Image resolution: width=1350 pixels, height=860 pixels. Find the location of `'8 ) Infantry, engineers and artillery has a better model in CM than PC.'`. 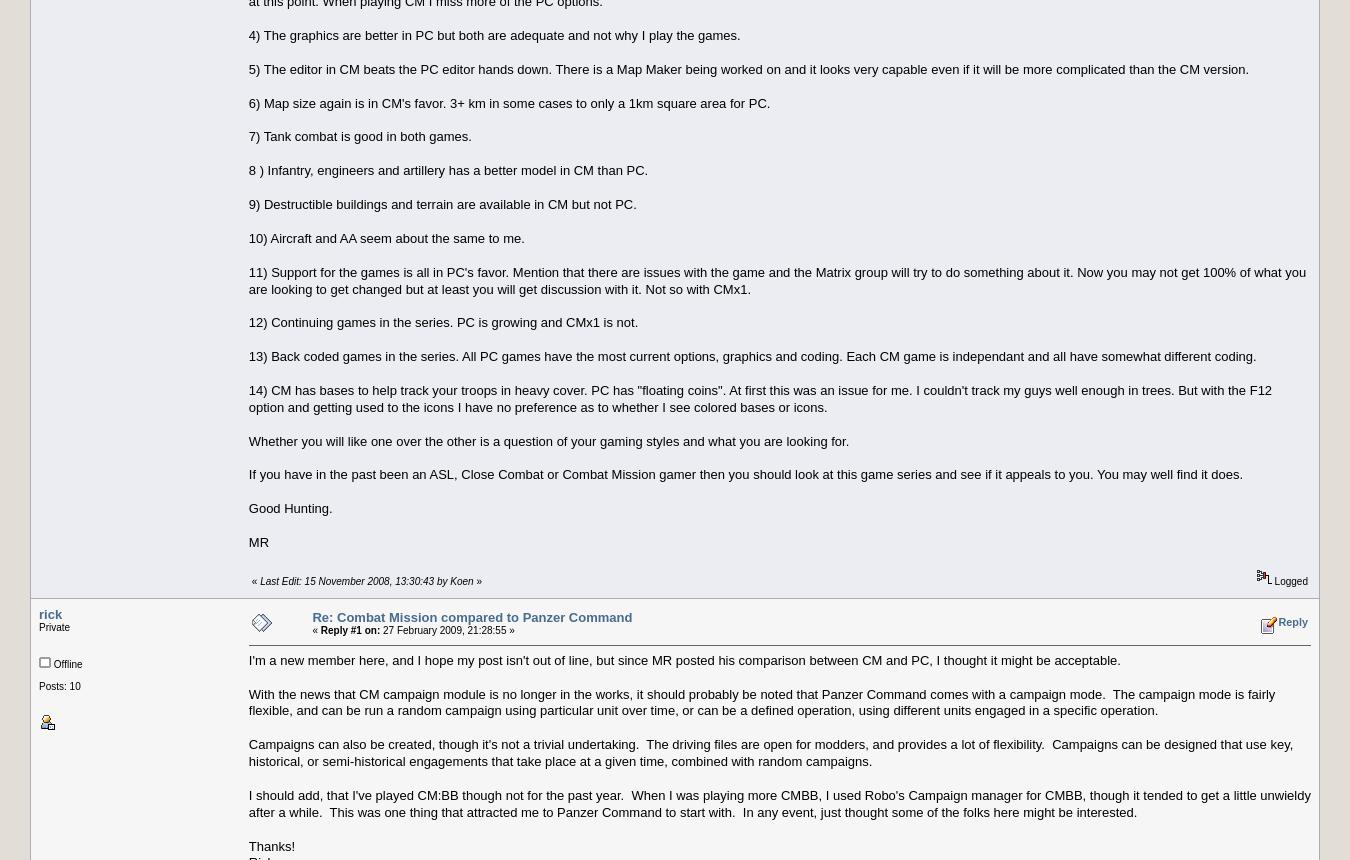

'8 ) Infantry, engineers and artillery has a better model in CM than PC.' is located at coordinates (448, 169).